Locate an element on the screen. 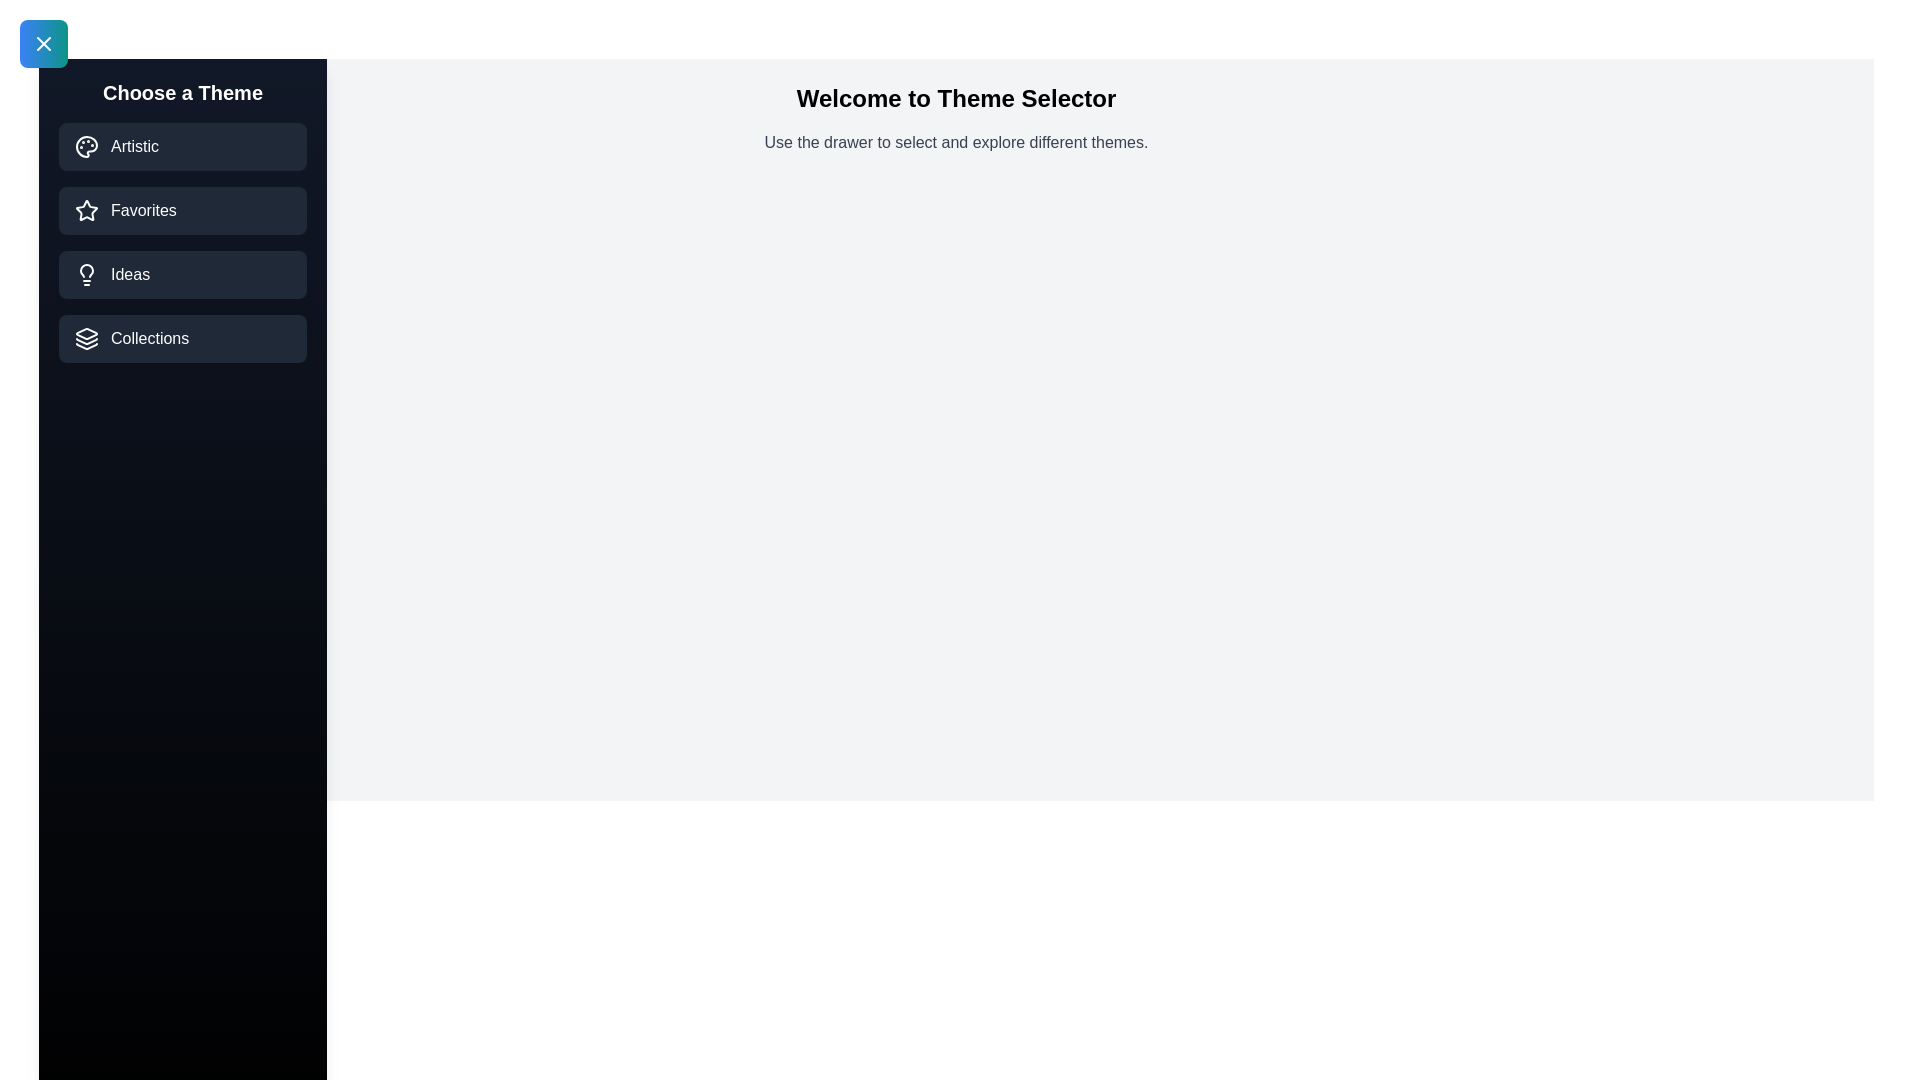 The height and width of the screenshot is (1080, 1920). the theme Favorites from the list is located at coordinates (182, 211).